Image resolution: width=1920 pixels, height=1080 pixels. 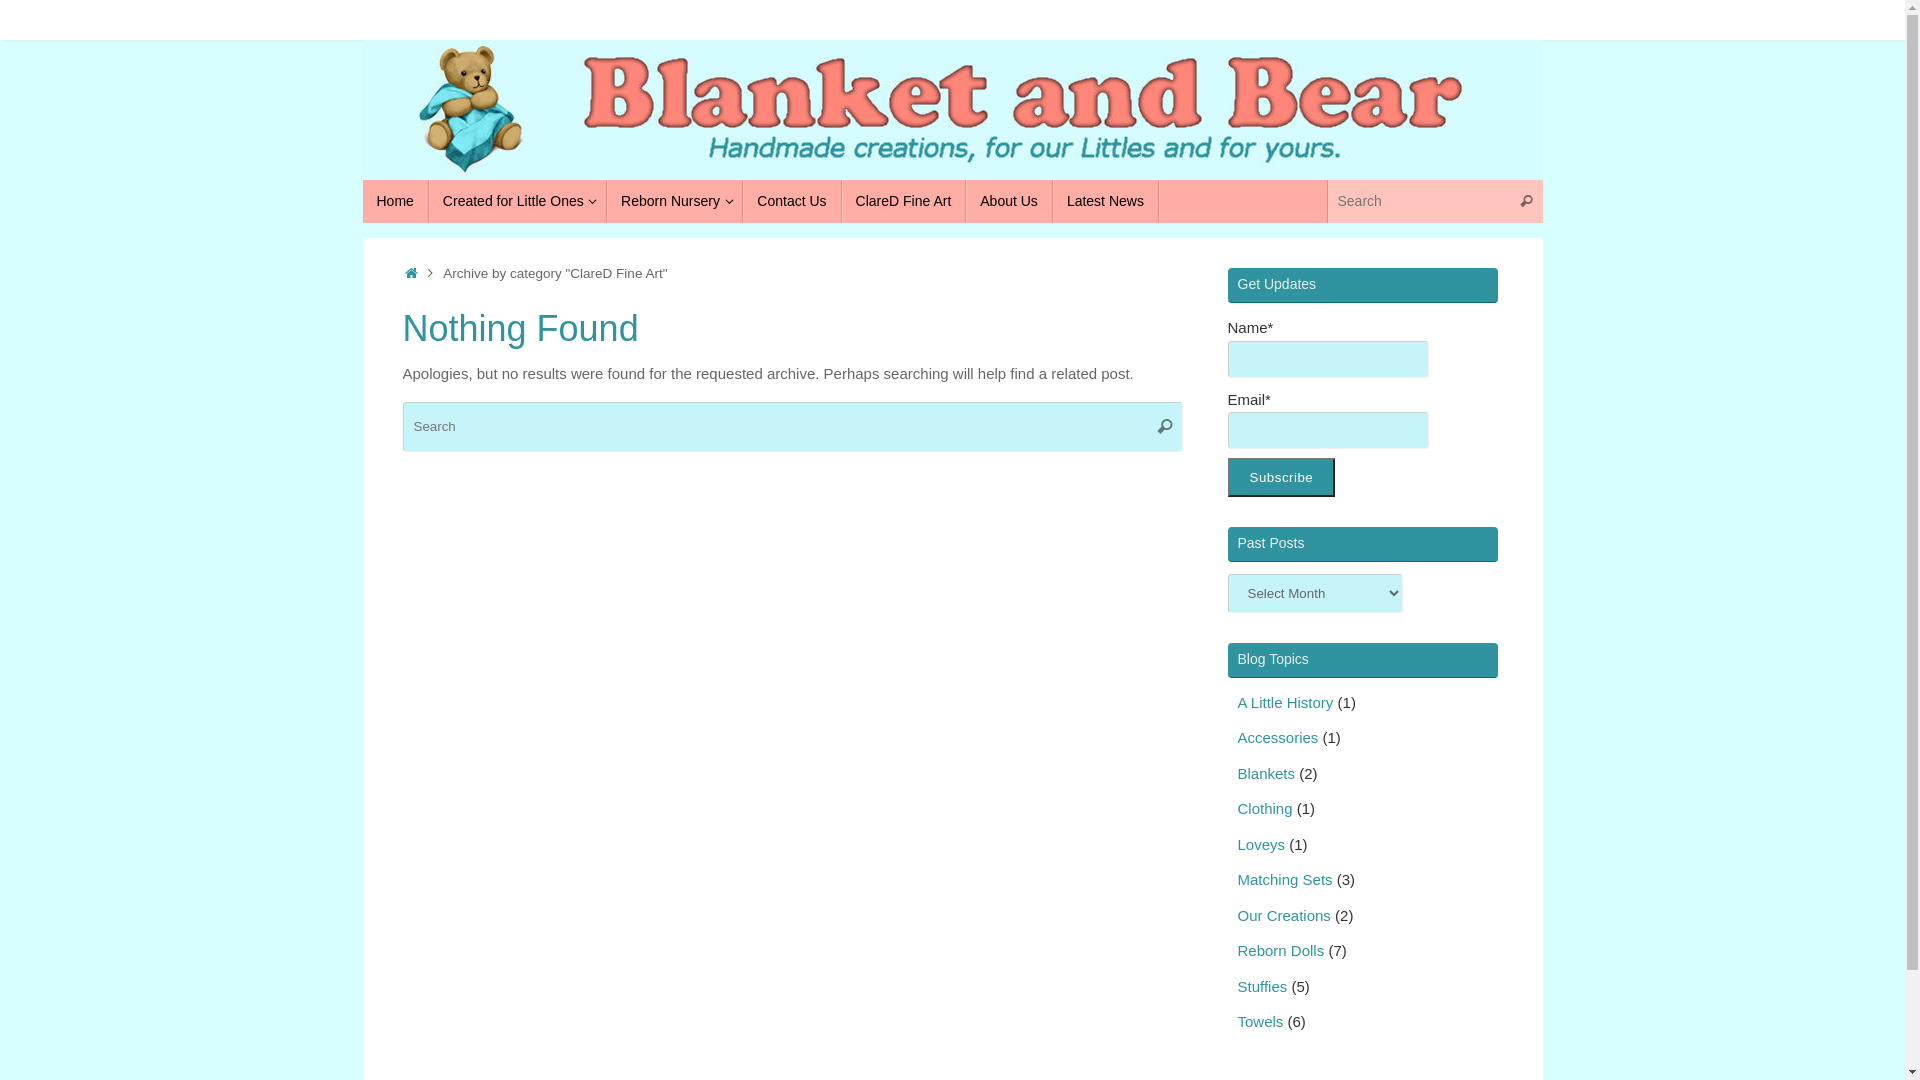 What do you see at coordinates (1277, 737) in the screenshot?
I see `'Accessories'` at bounding box center [1277, 737].